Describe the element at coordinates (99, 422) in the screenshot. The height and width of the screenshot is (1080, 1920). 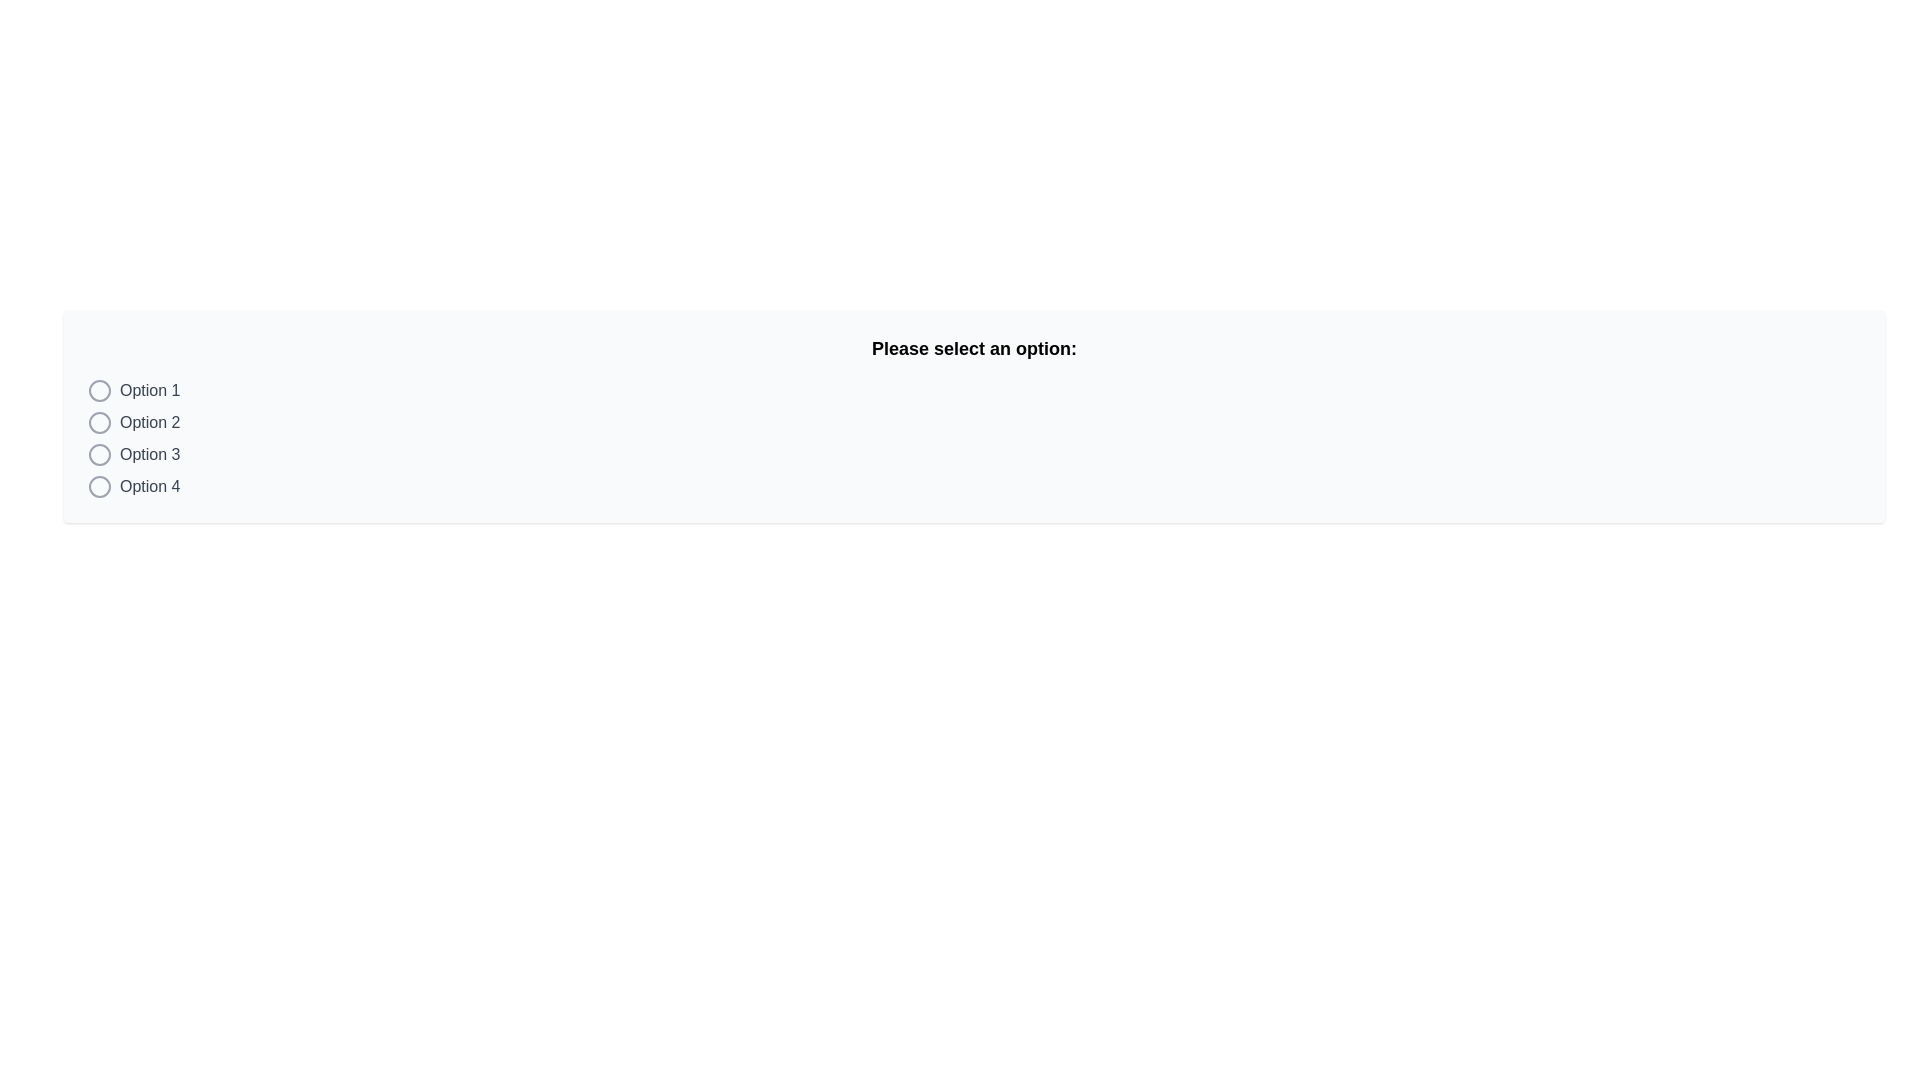
I see `the active radio button for 'Option 2' to deselect it` at that location.